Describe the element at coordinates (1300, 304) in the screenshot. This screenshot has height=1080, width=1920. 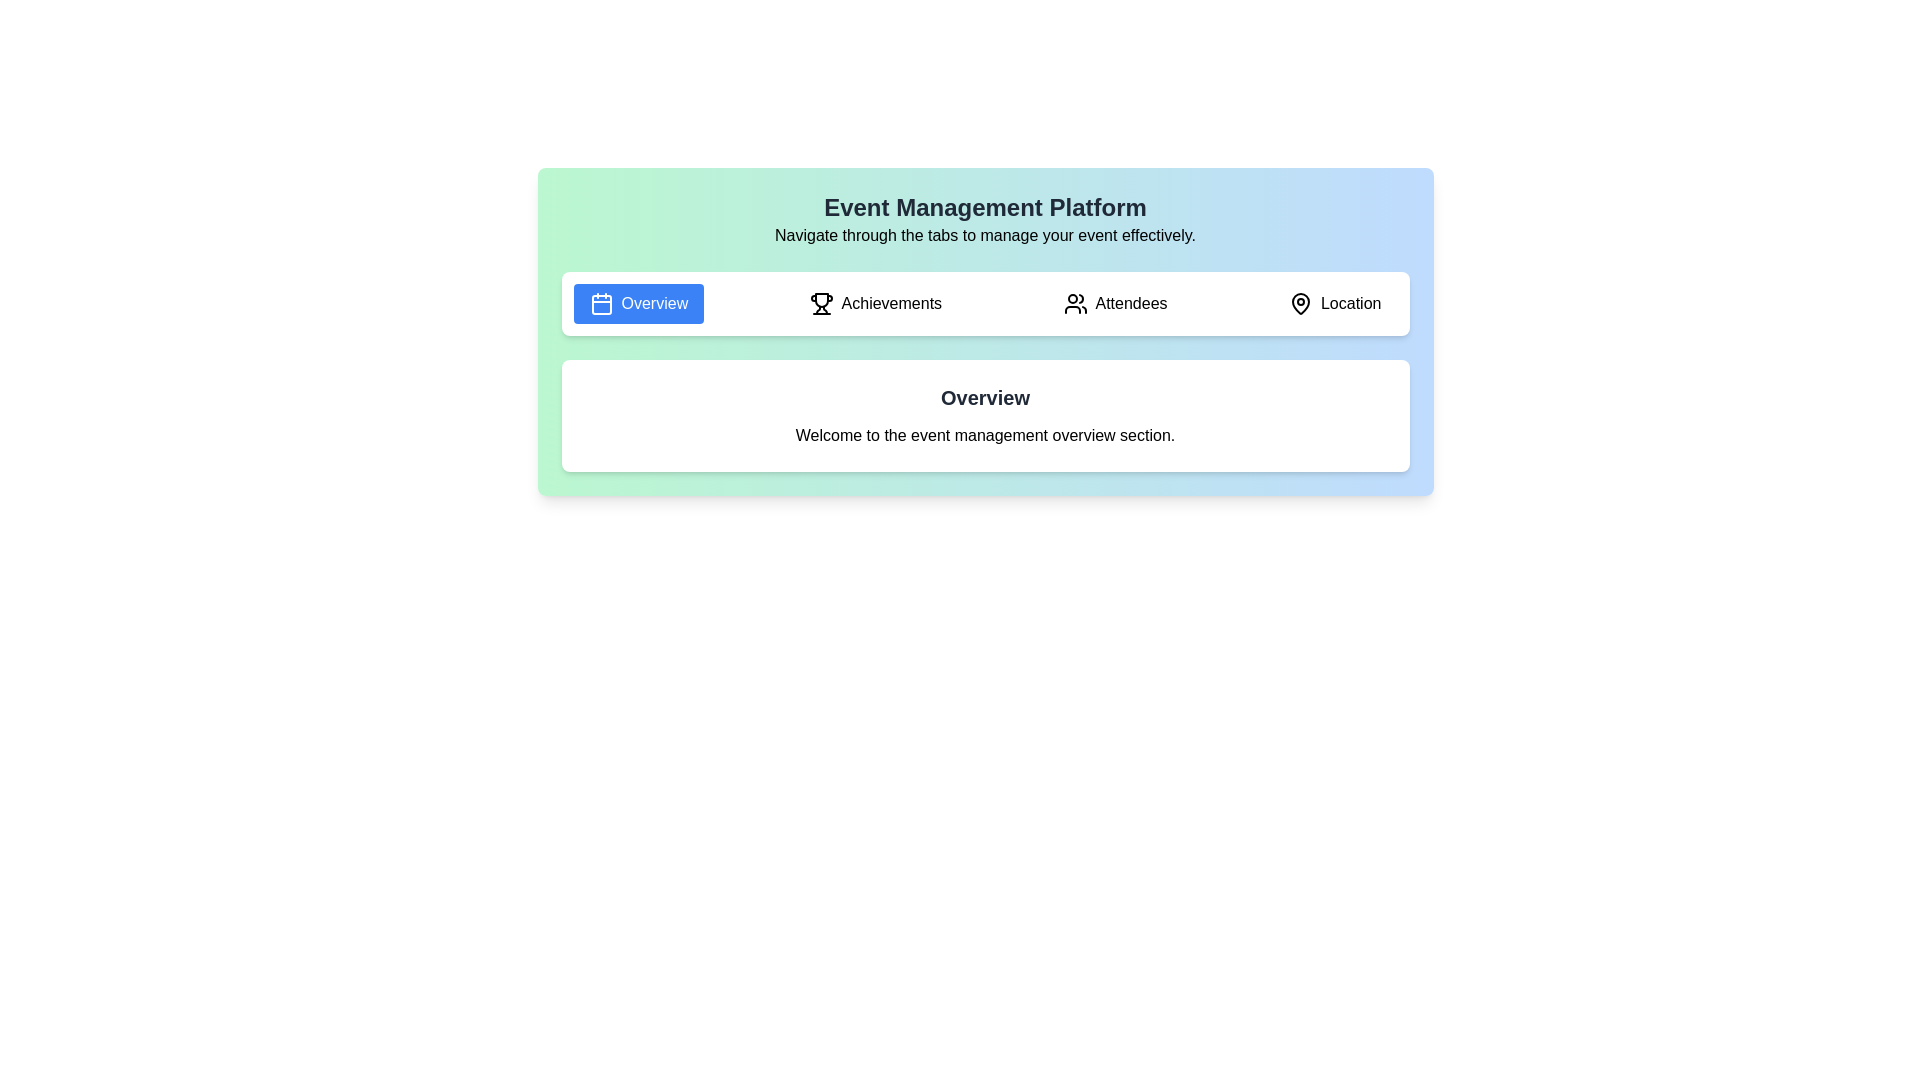
I see `the map pin icon located within the 'Location' button in the horizontal navigation menu, which is the fourth button from the left in the Event Management Platform interface` at that location.